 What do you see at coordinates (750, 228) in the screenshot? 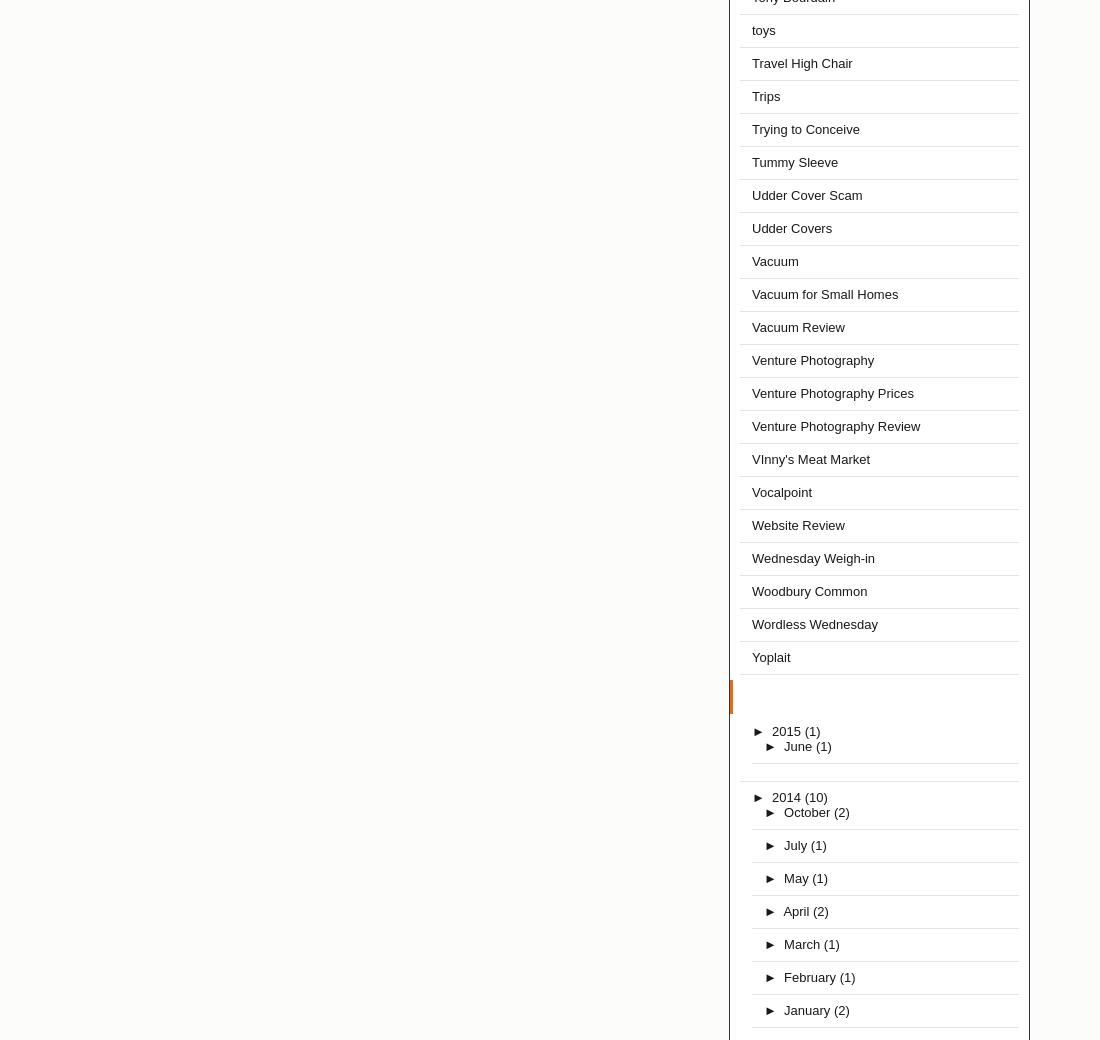
I see `'Udder Covers'` at bounding box center [750, 228].